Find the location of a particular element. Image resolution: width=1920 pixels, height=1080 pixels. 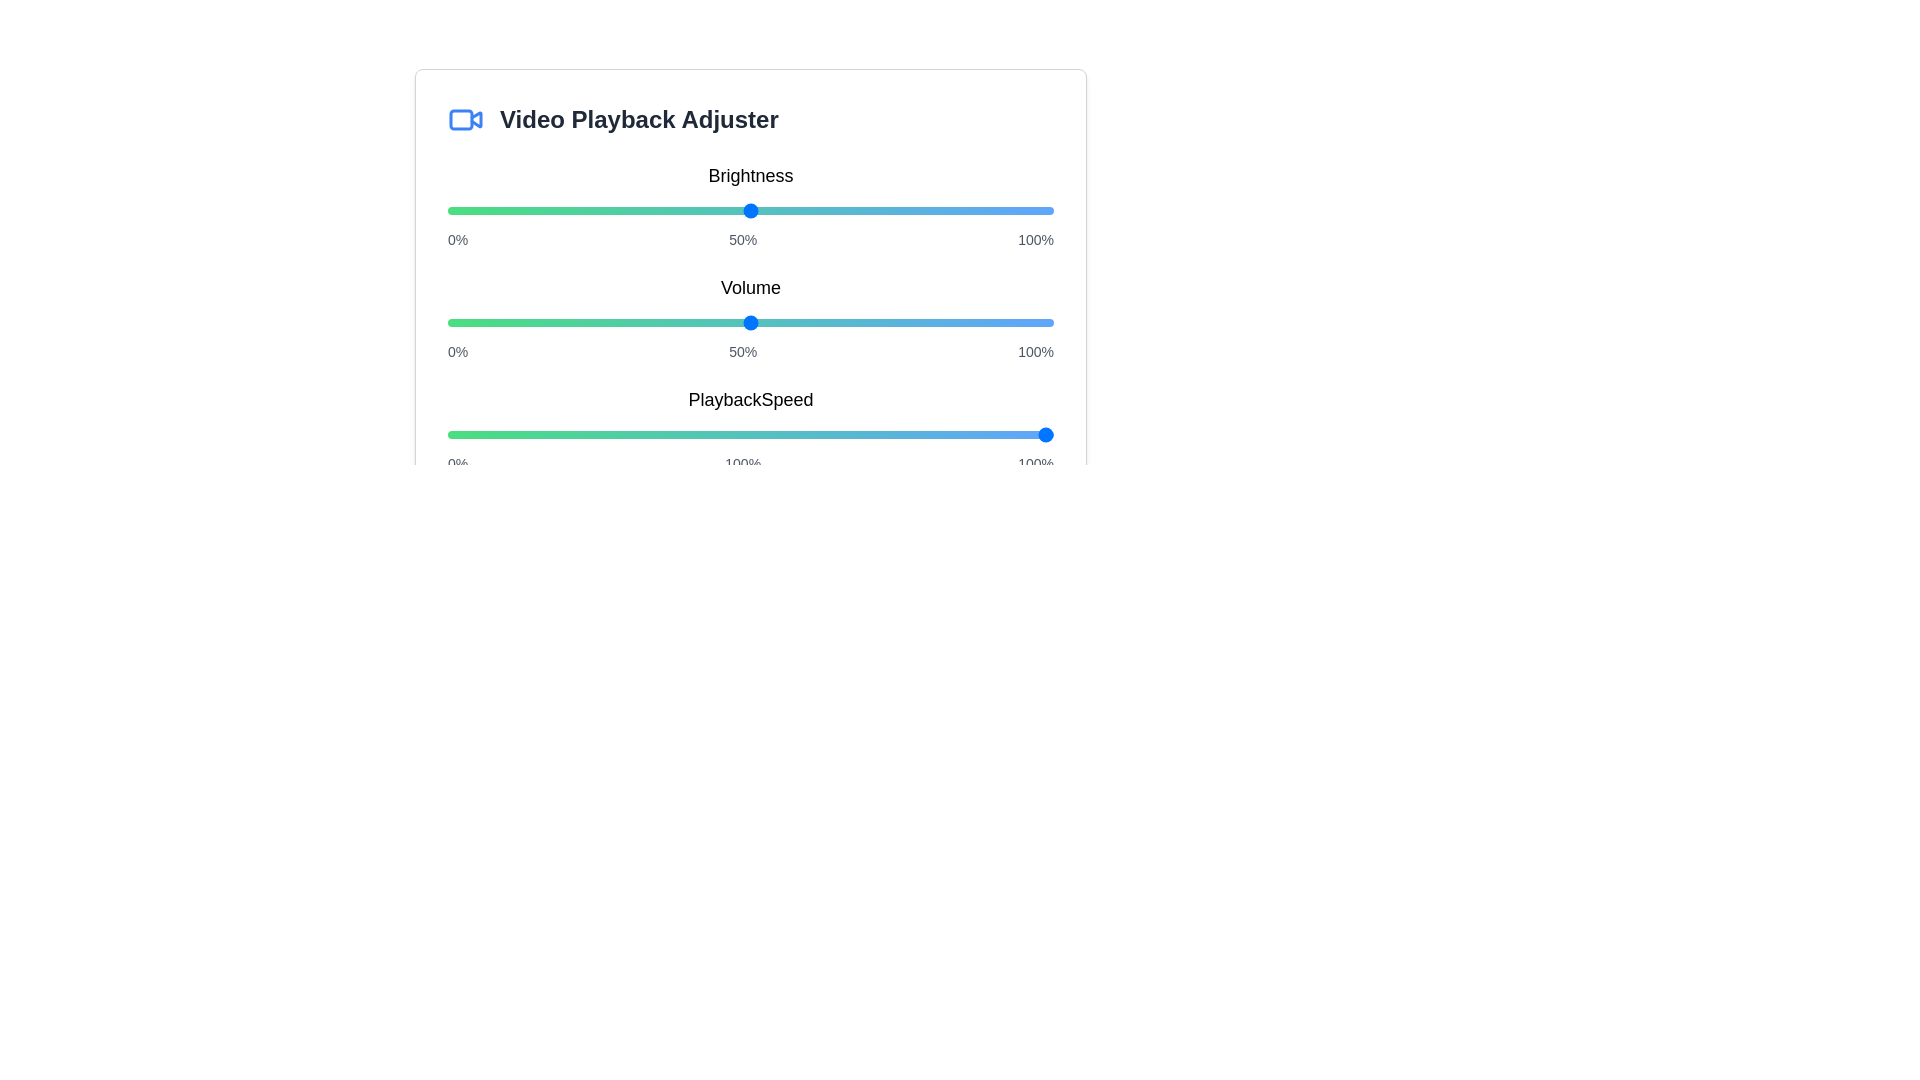

the volume slider to set the volume to 18% is located at coordinates (556, 322).